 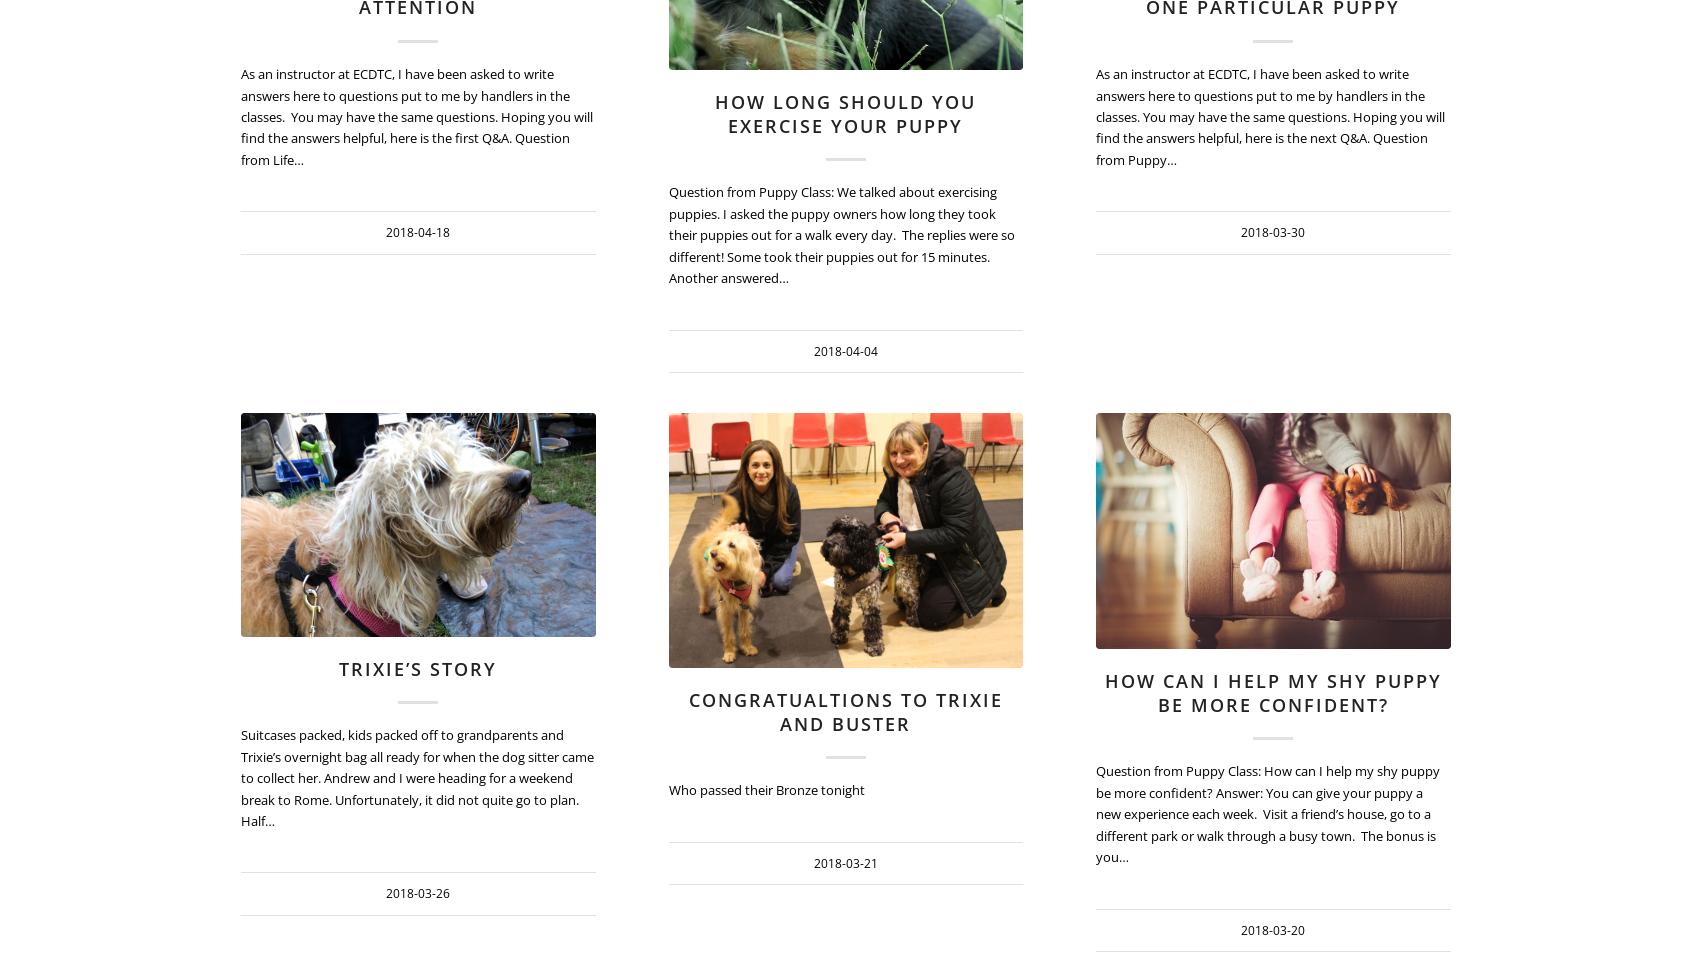 What do you see at coordinates (1267, 813) in the screenshot?
I see `'Question from Puppy Class:

How can I help my shy puppy be more confident?

Answer:

You can give your puppy a new experience each week.  Visit a friend’s house, go to a different park or walk through a busy town.  The bonus is you…'` at bounding box center [1267, 813].